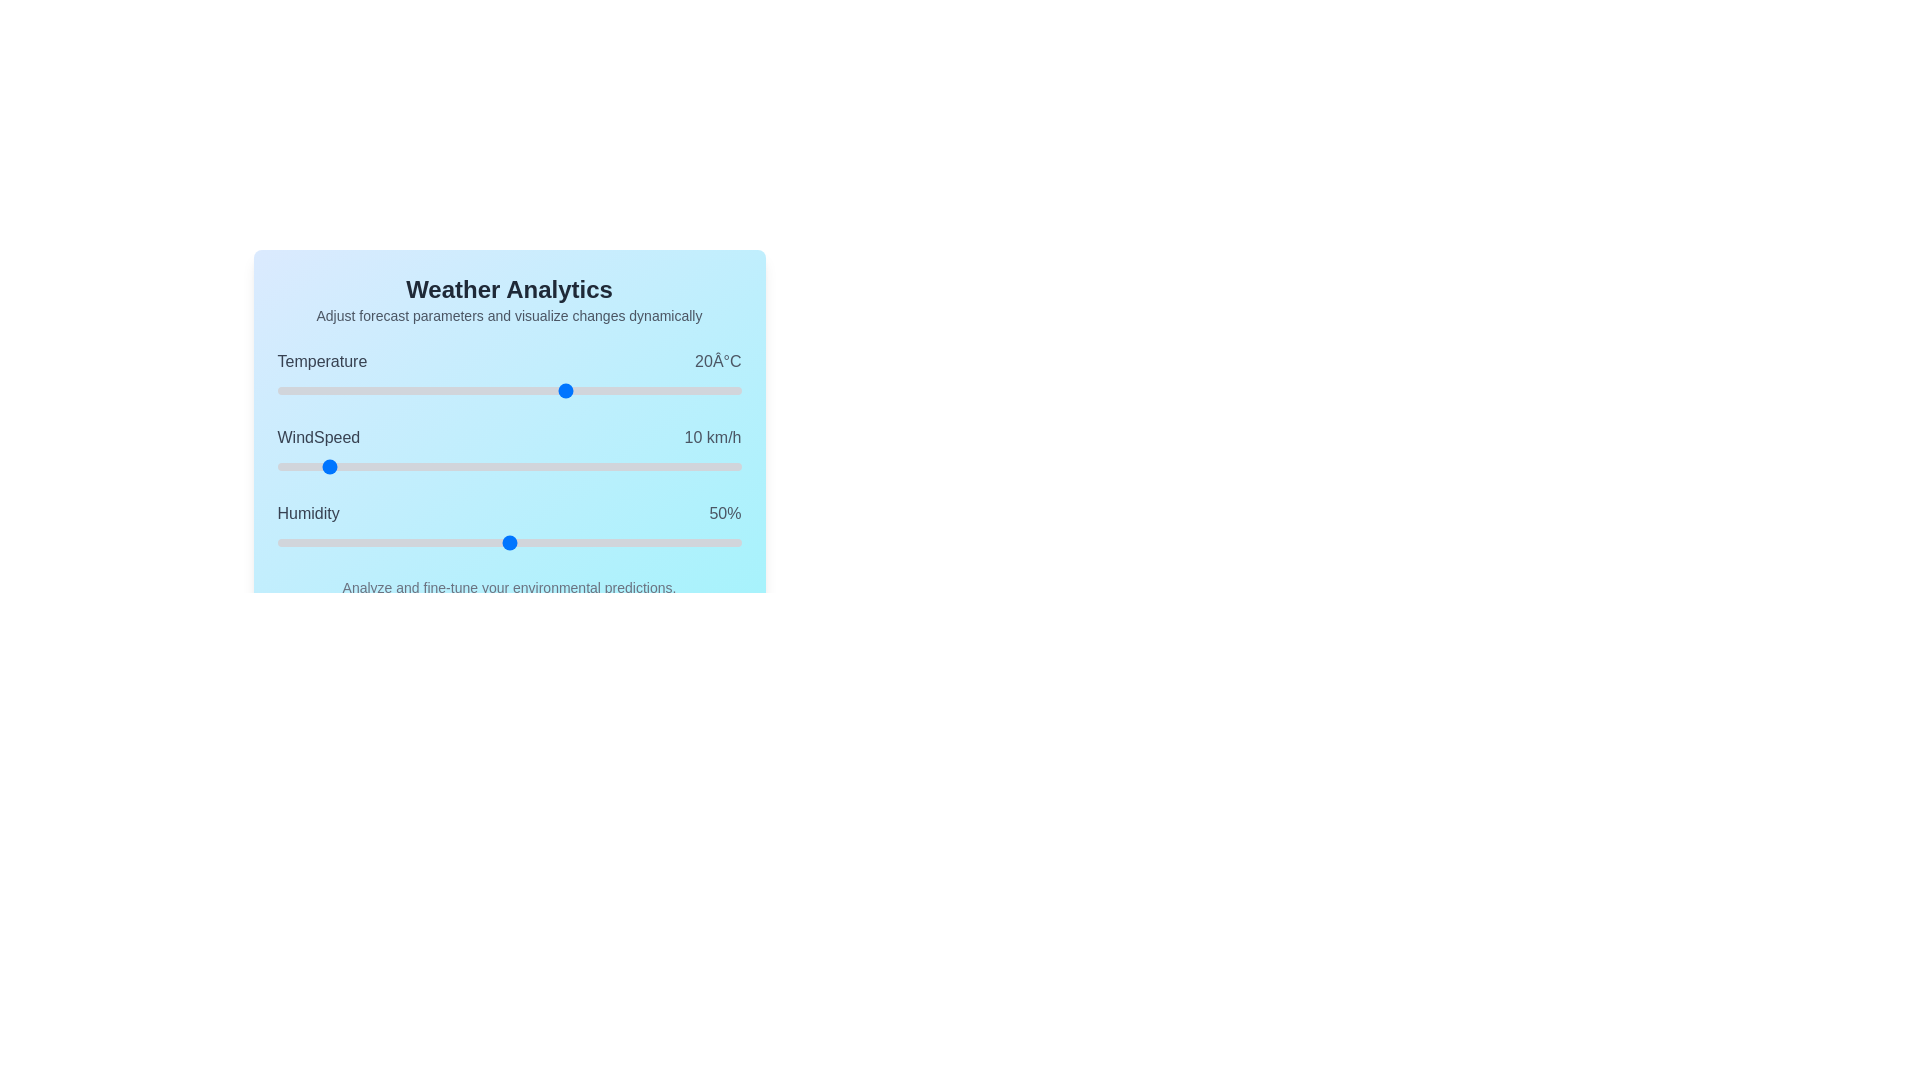 This screenshot has height=1080, width=1920. Describe the element at coordinates (555, 390) in the screenshot. I see `the temperature slider to set the value to 18°C` at that location.